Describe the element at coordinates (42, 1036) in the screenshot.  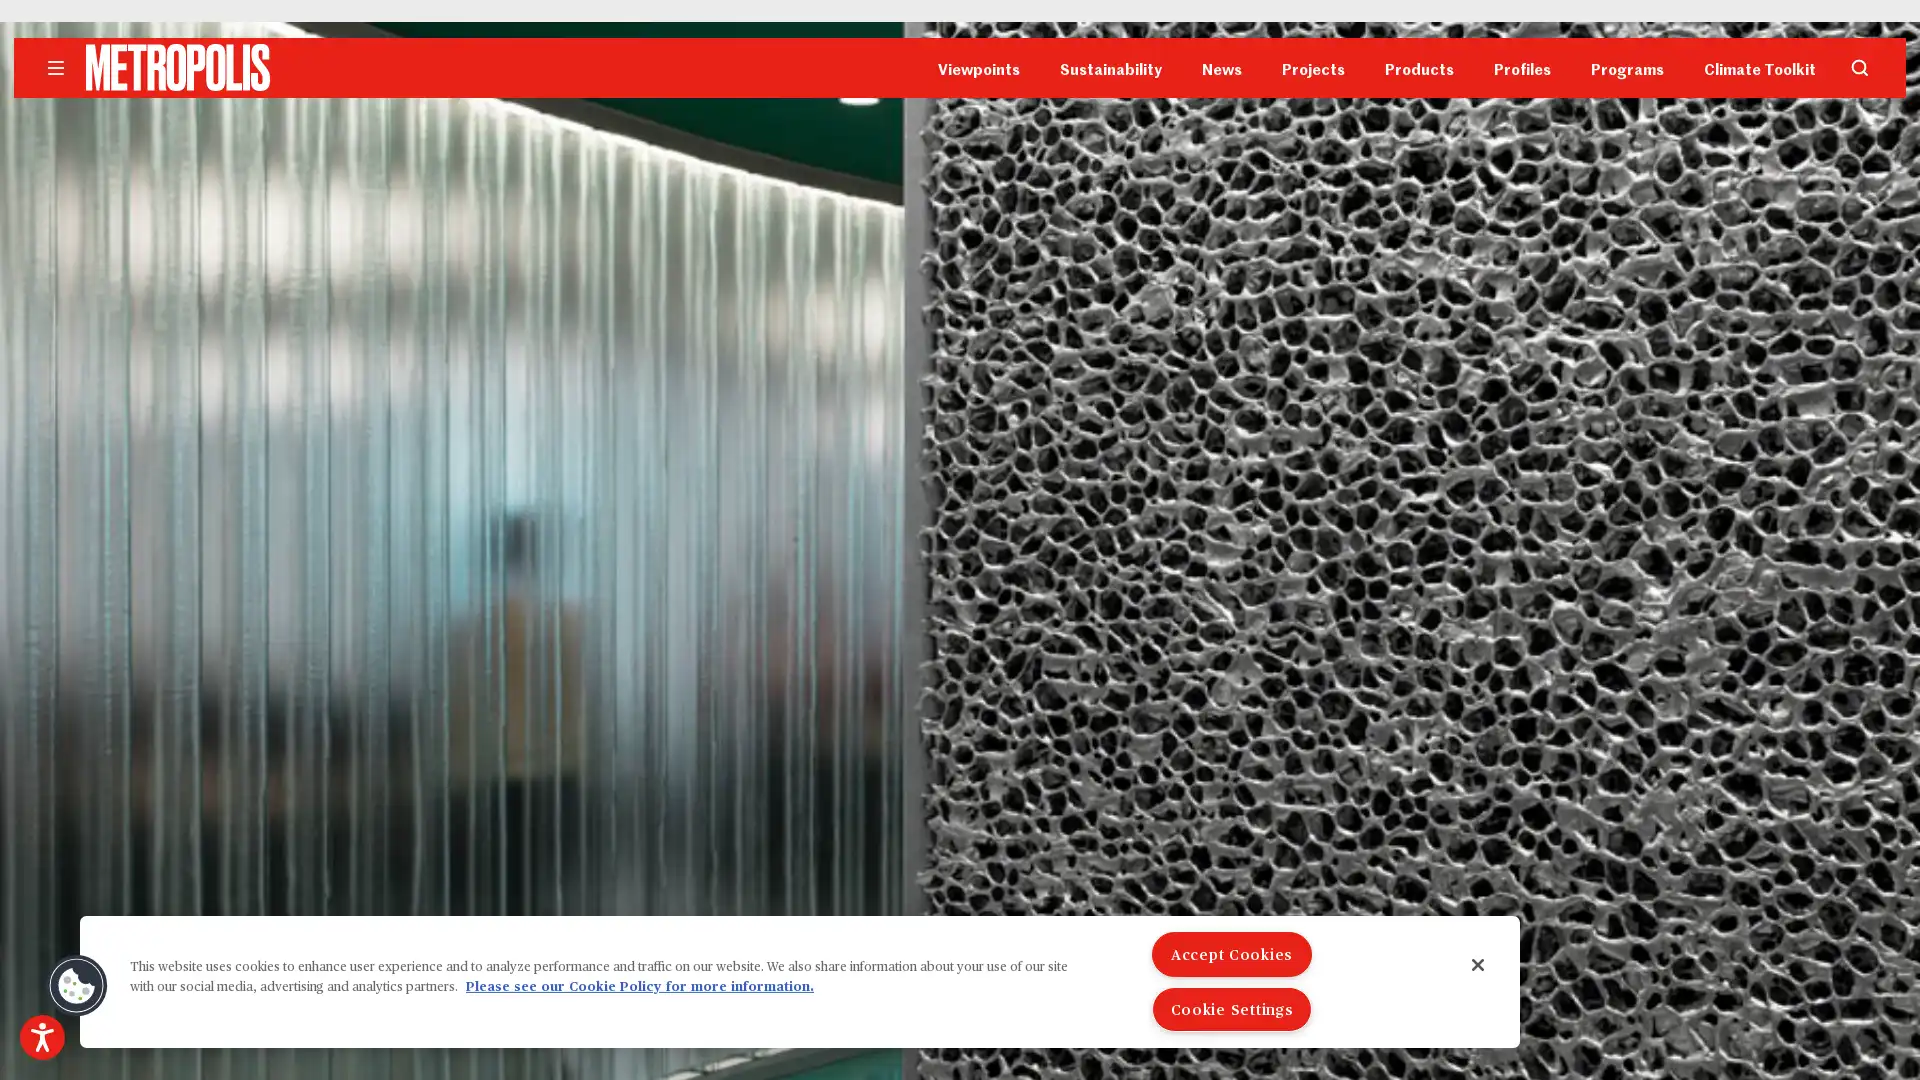
I see `Open accessibility options, statement and help` at that location.